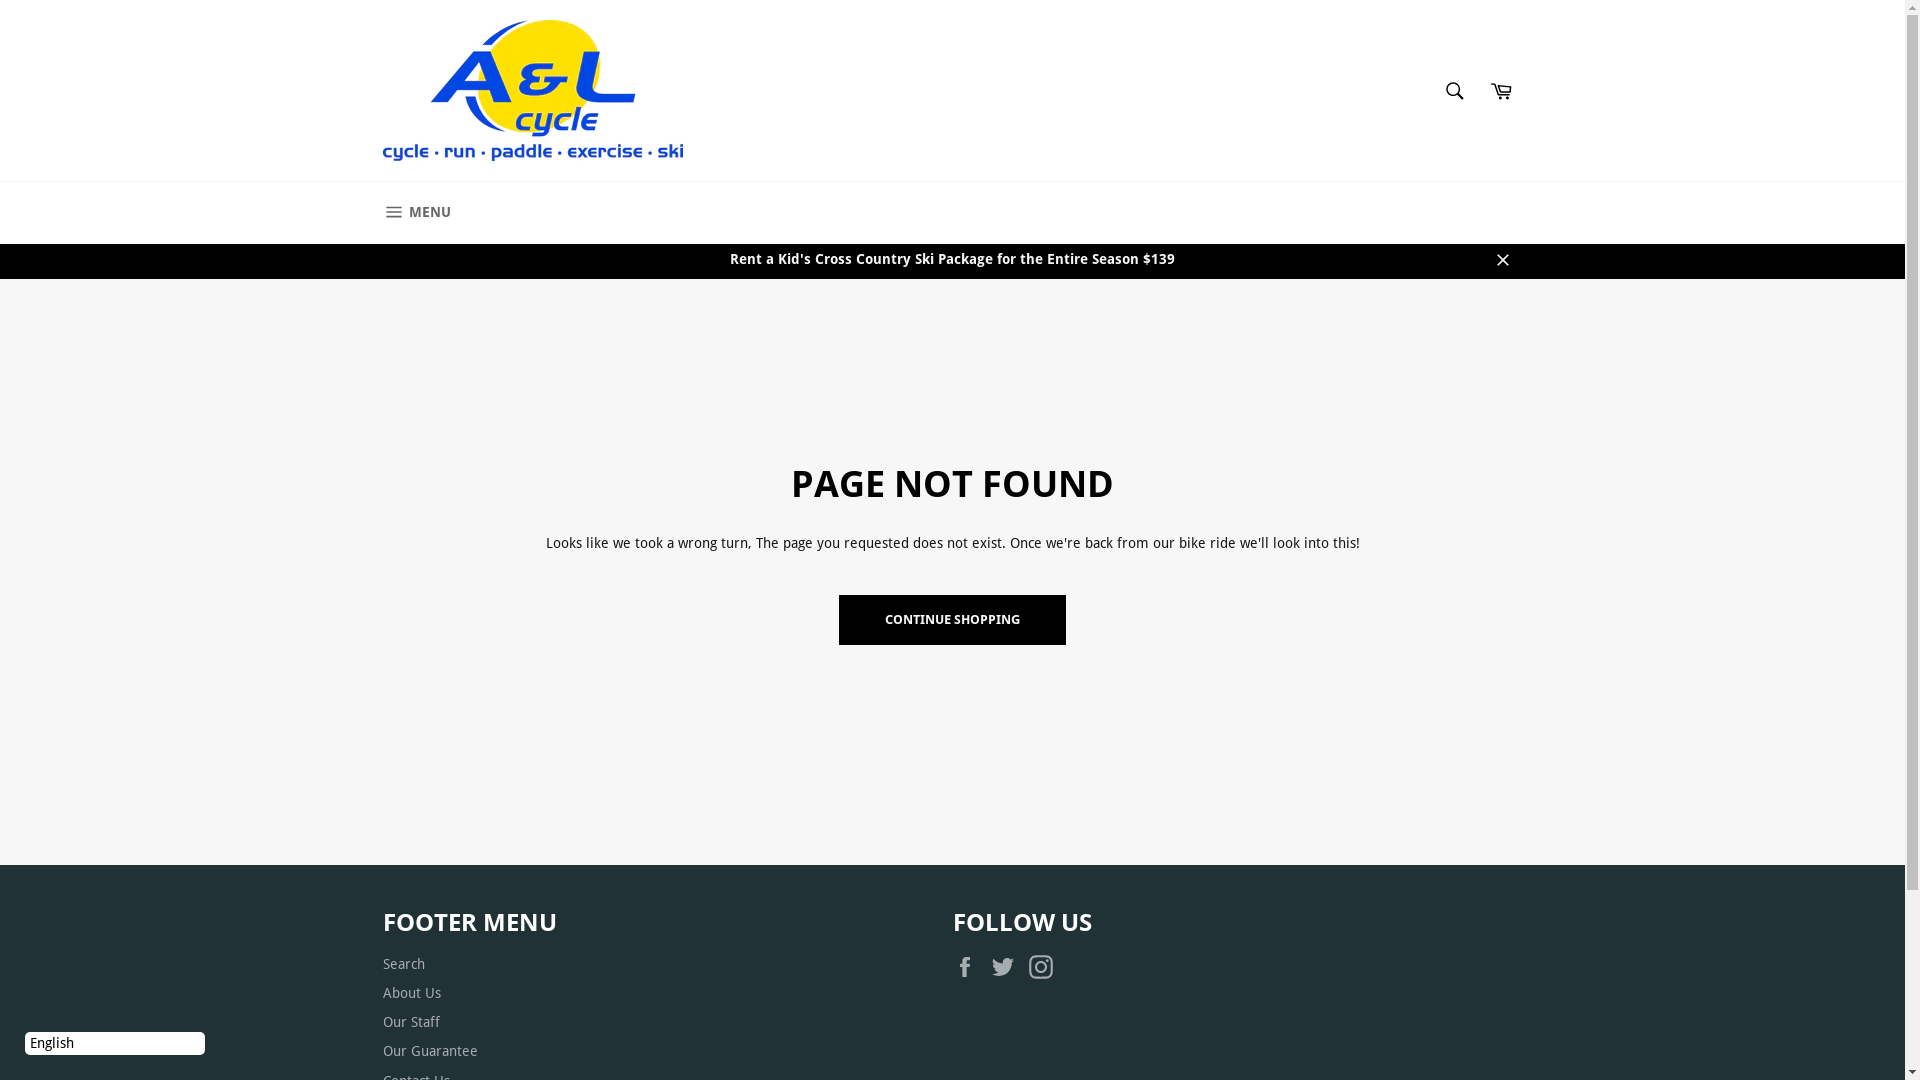  Describe the element at coordinates (1501, 91) in the screenshot. I see `'Cart'` at that location.